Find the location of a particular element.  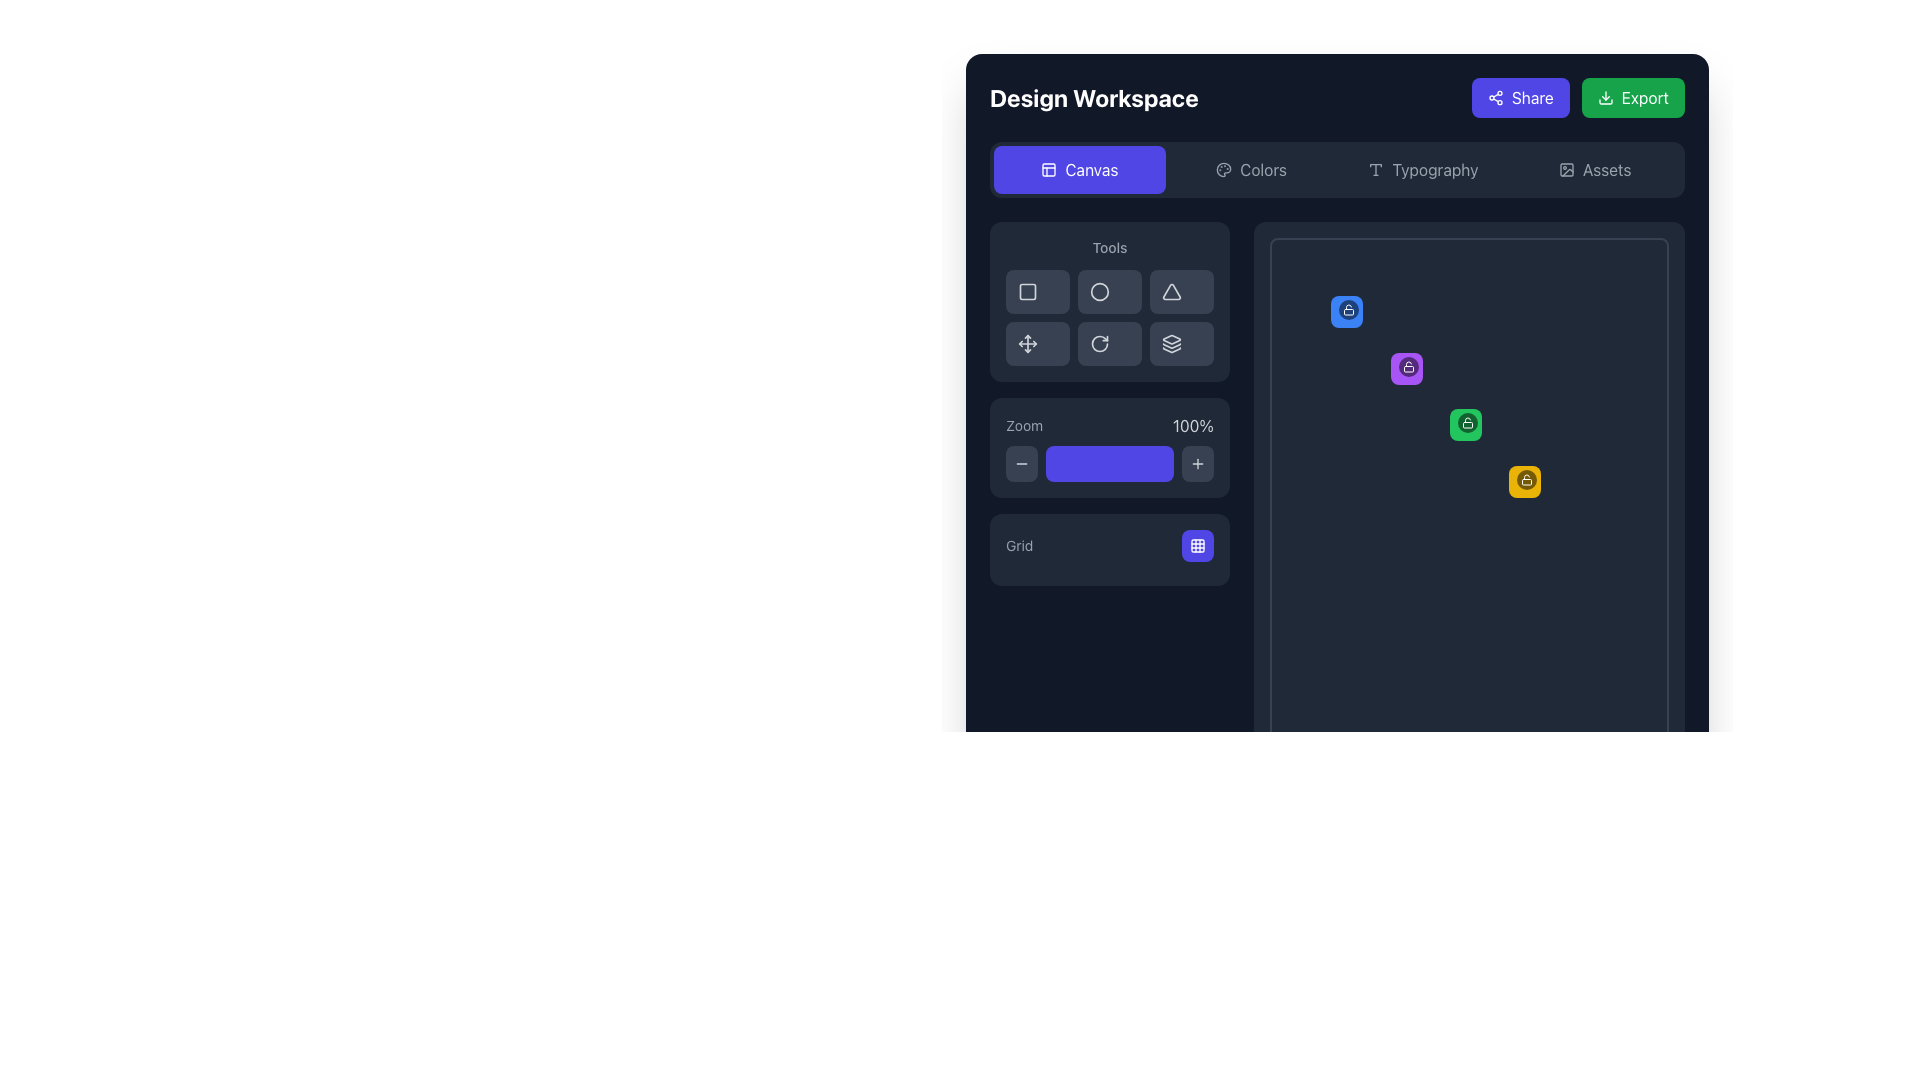

the button in the control section for toggling or customizing grid settings located at the bottom of the 'Zoom' section in the sidebar is located at coordinates (1108, 550).